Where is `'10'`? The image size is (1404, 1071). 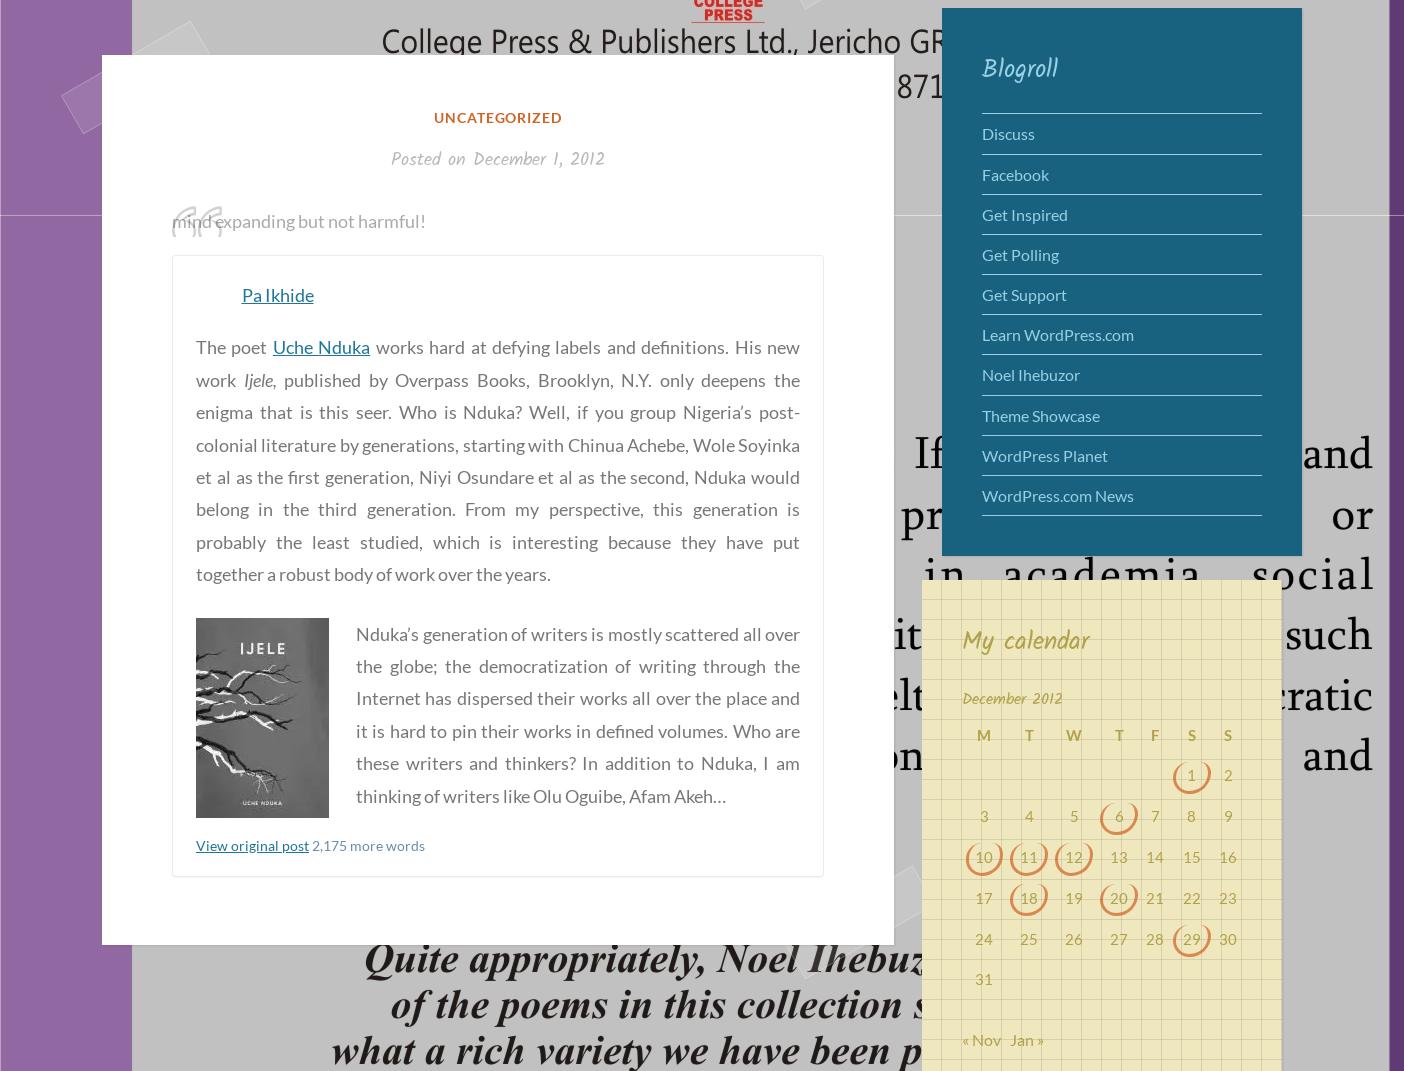
'10' is located at coordinates (984, 856).